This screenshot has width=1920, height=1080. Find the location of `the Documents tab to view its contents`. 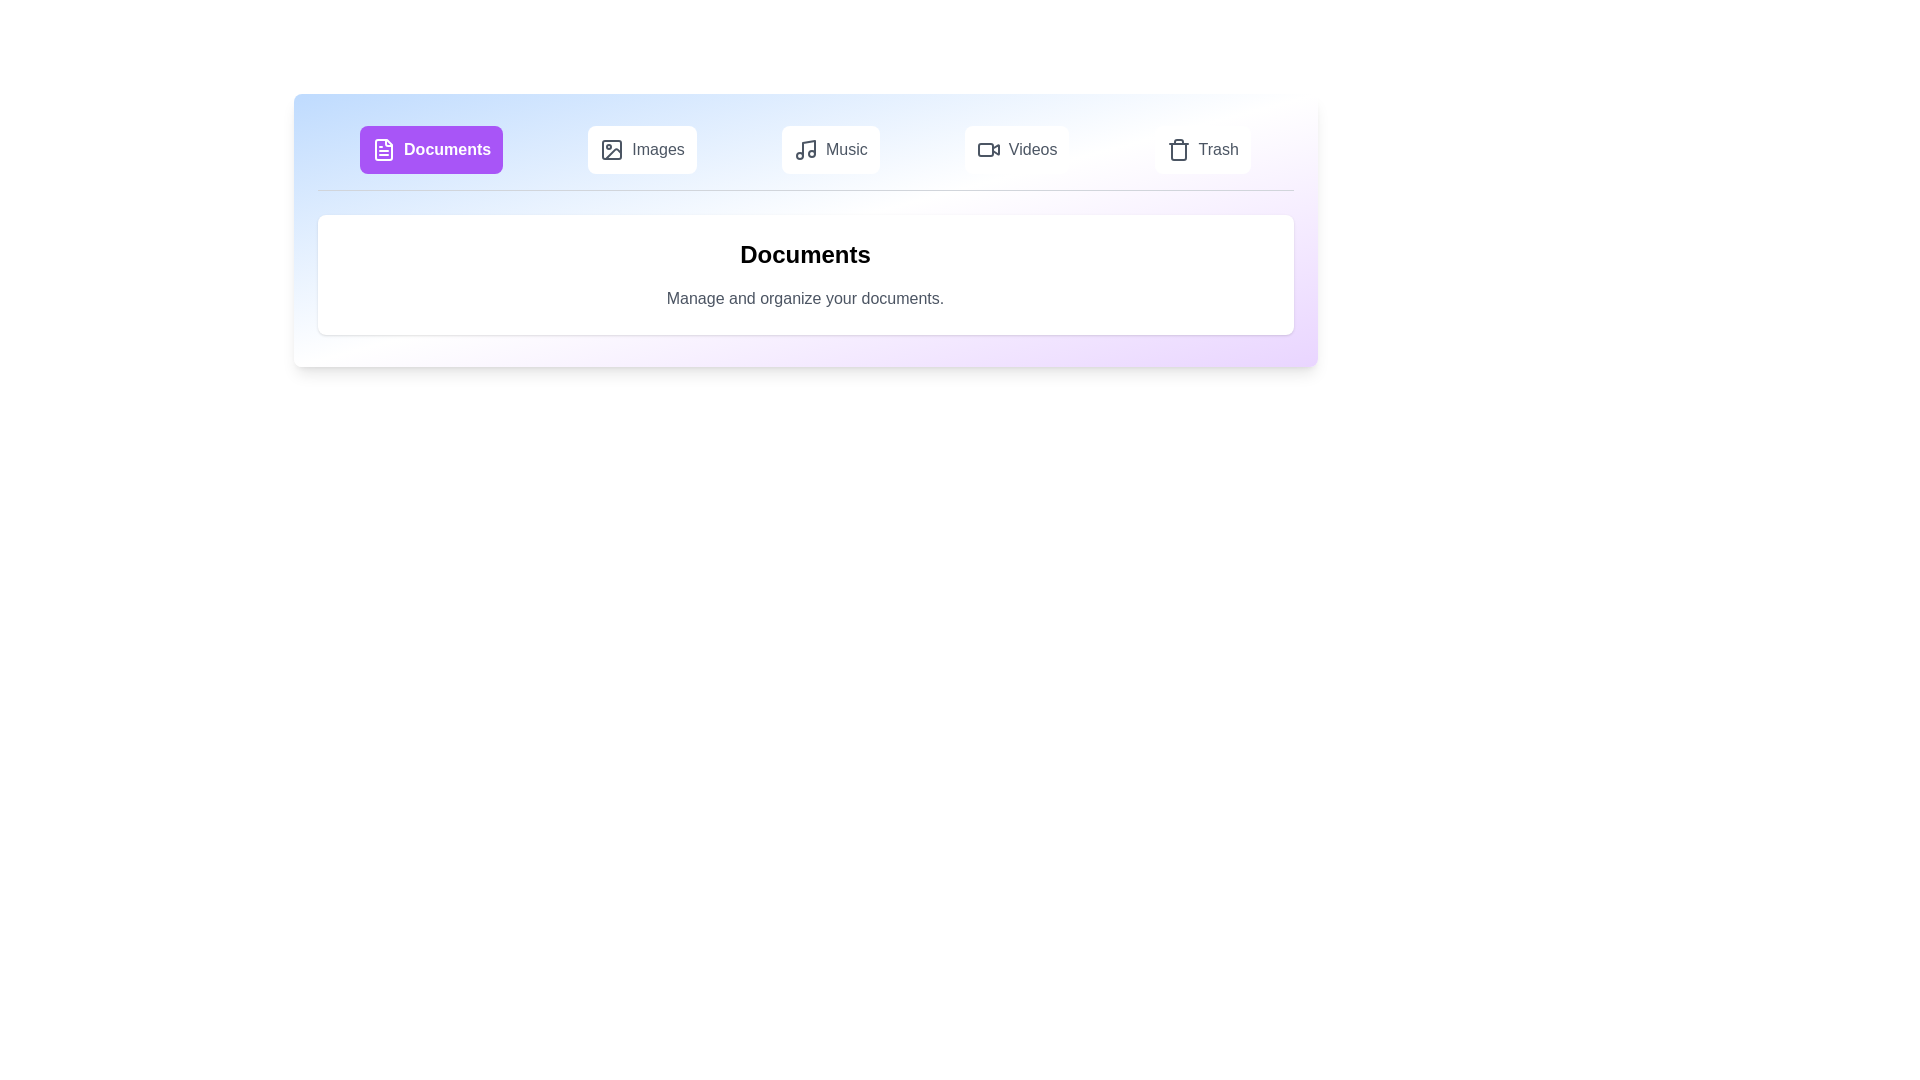

the Documents tab to view its contents is located at coordinates (430, 149).